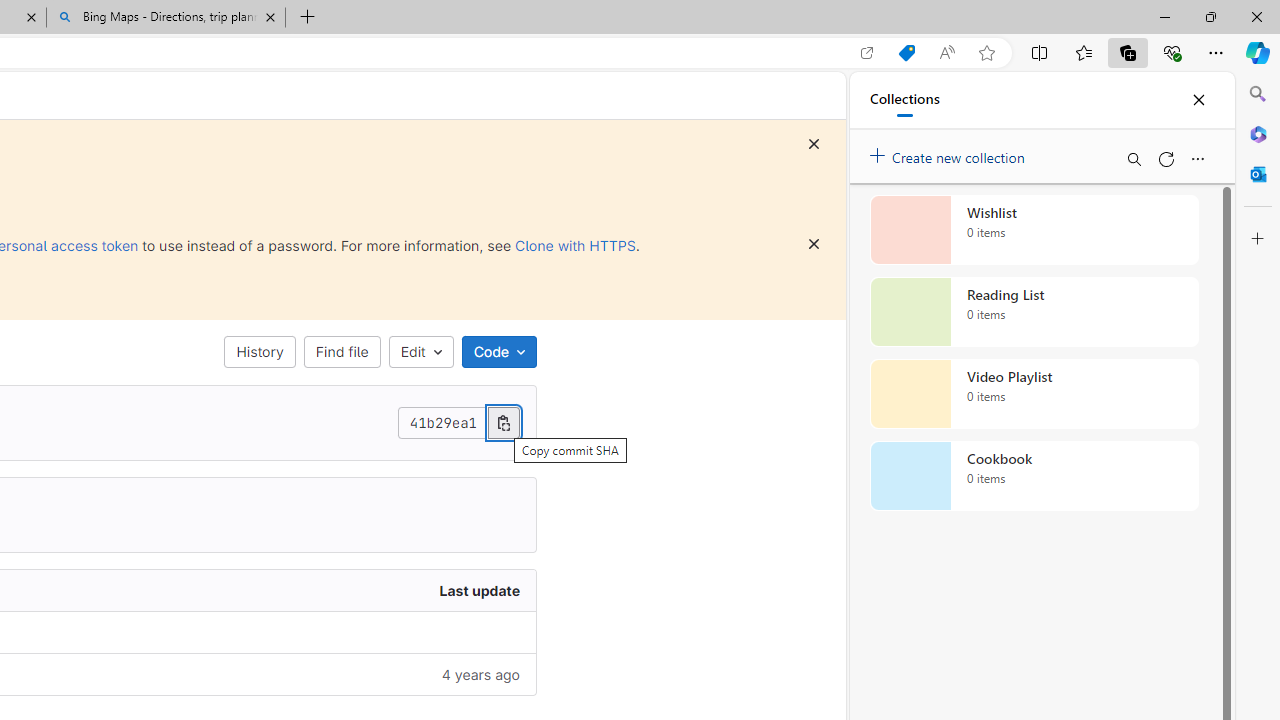 The image size is (1280, 720). What do you see at coordinates (420, 351) in the screenshot?
I see `'Edit'` at bounding box center [420, 351].